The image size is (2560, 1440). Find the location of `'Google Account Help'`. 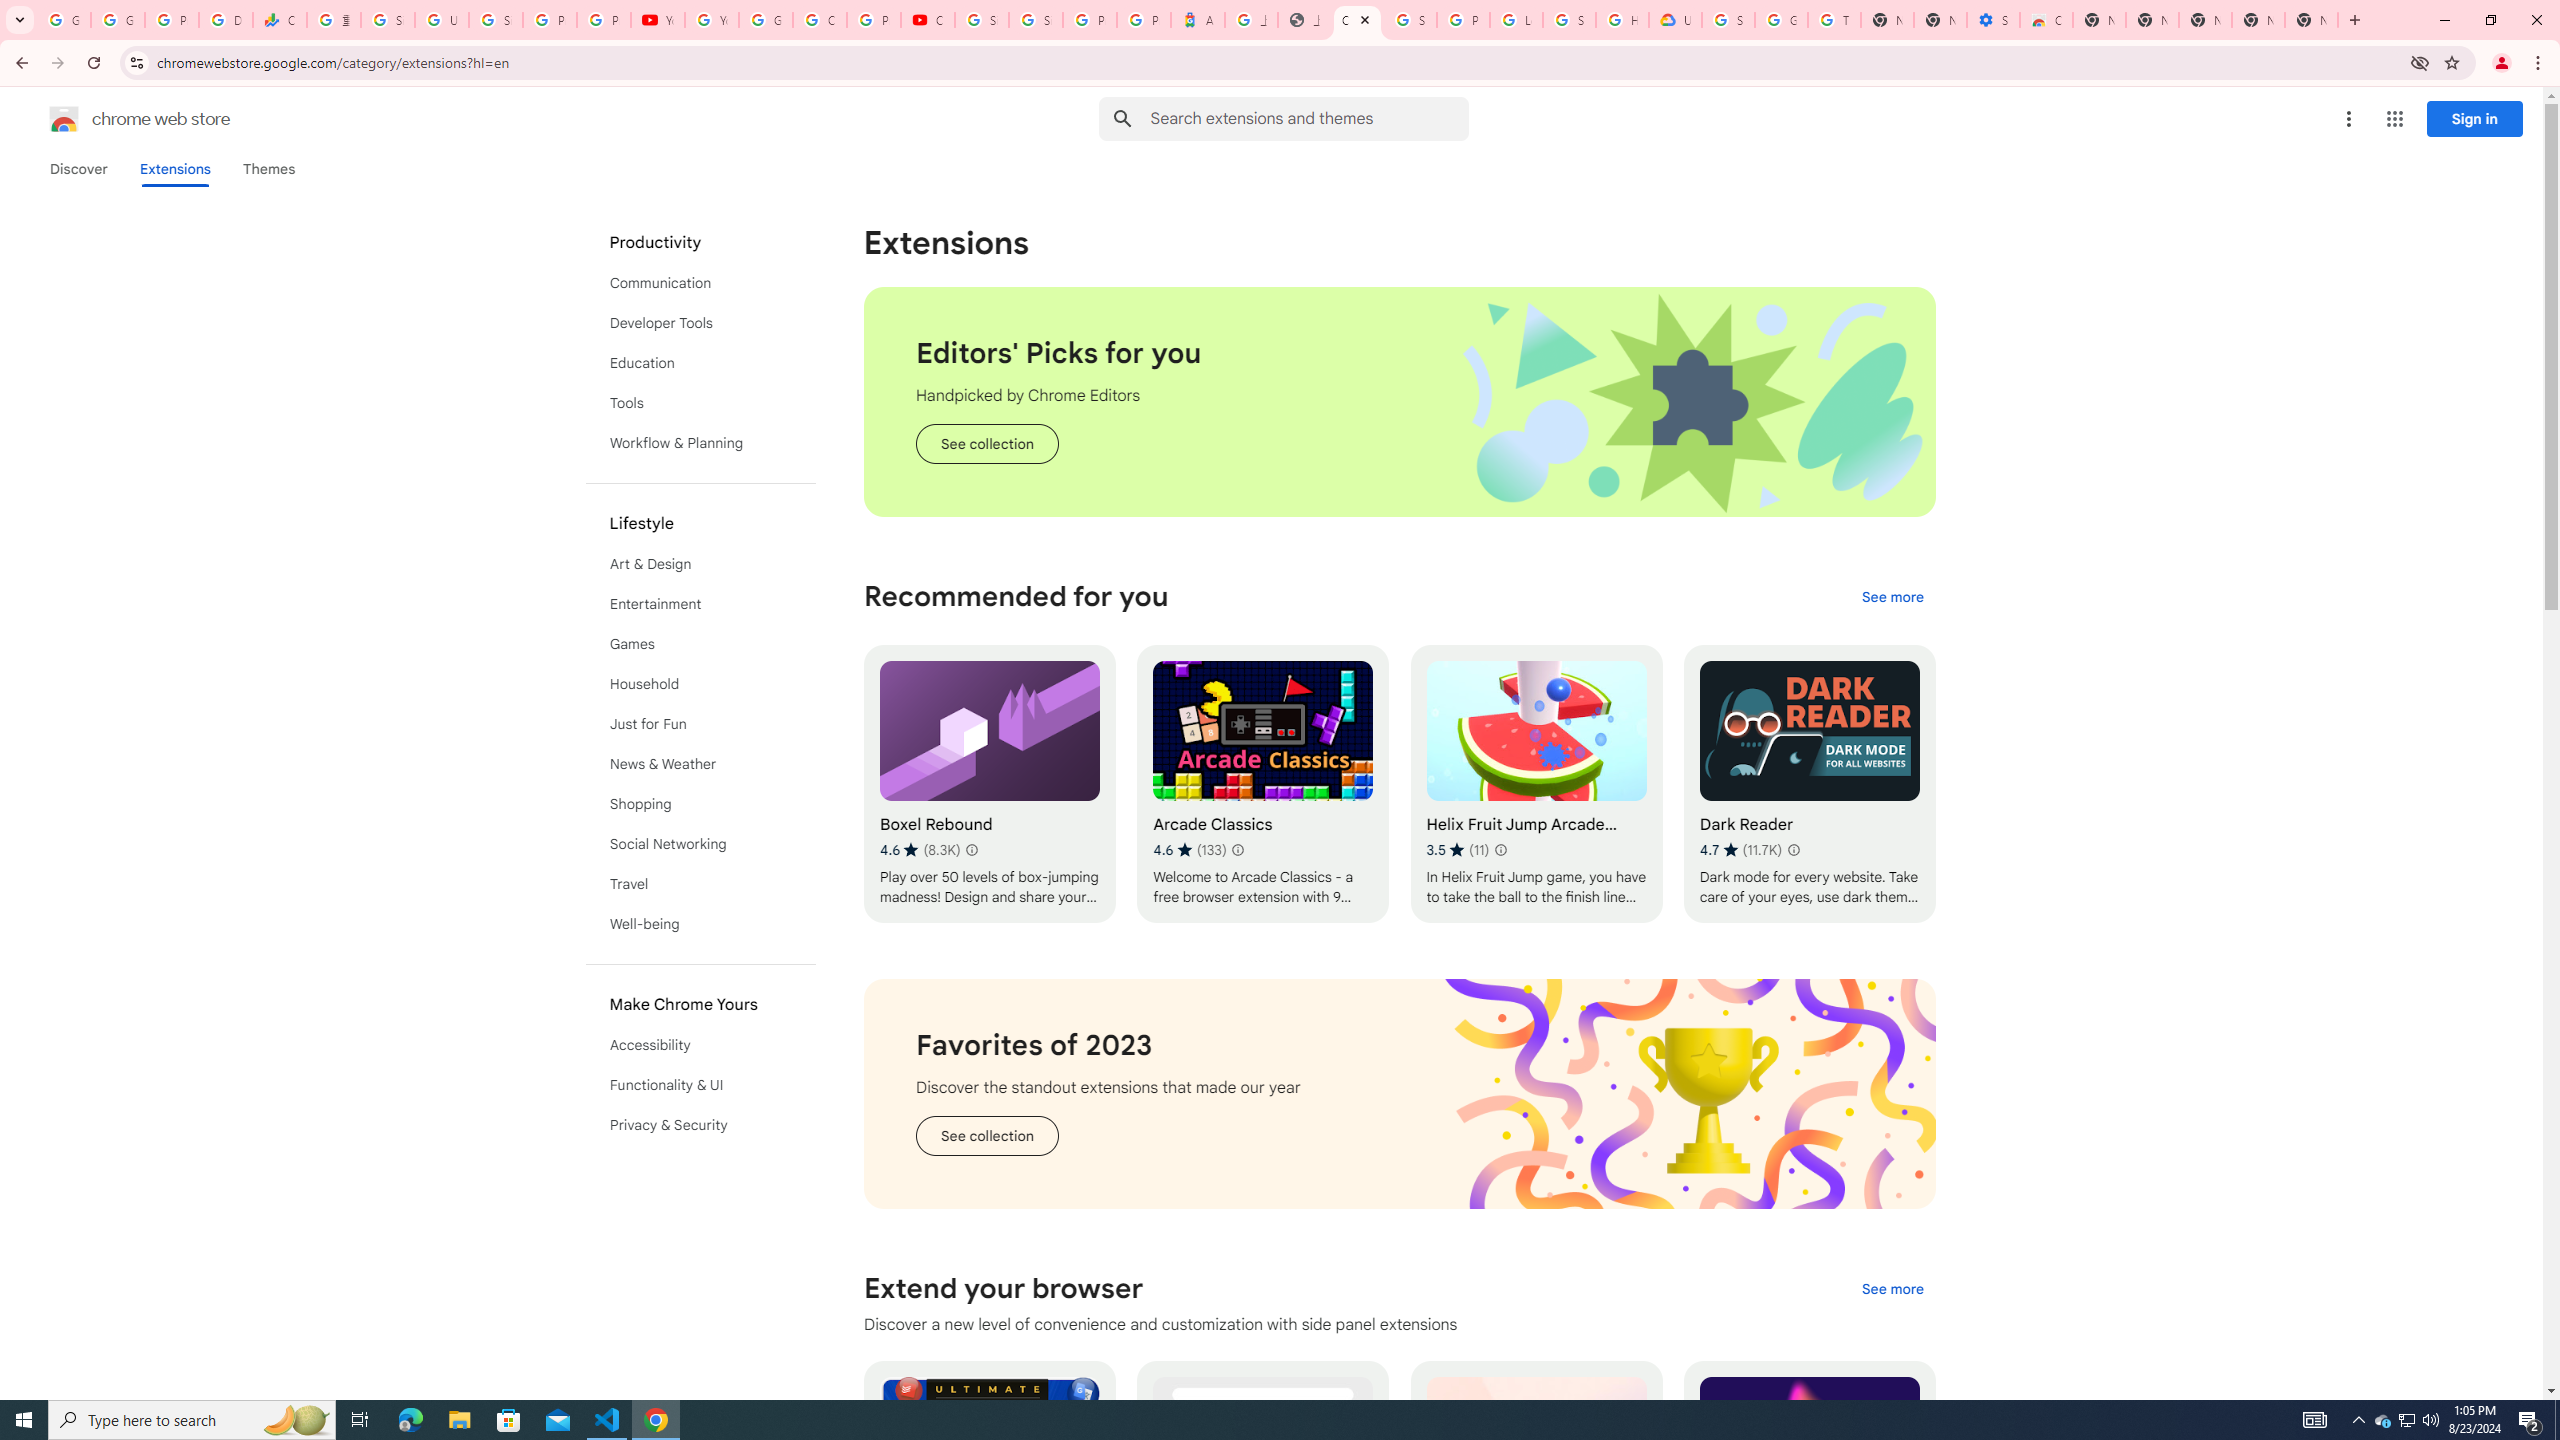

'Google Account Help' is located at coordinates (1781, 19).